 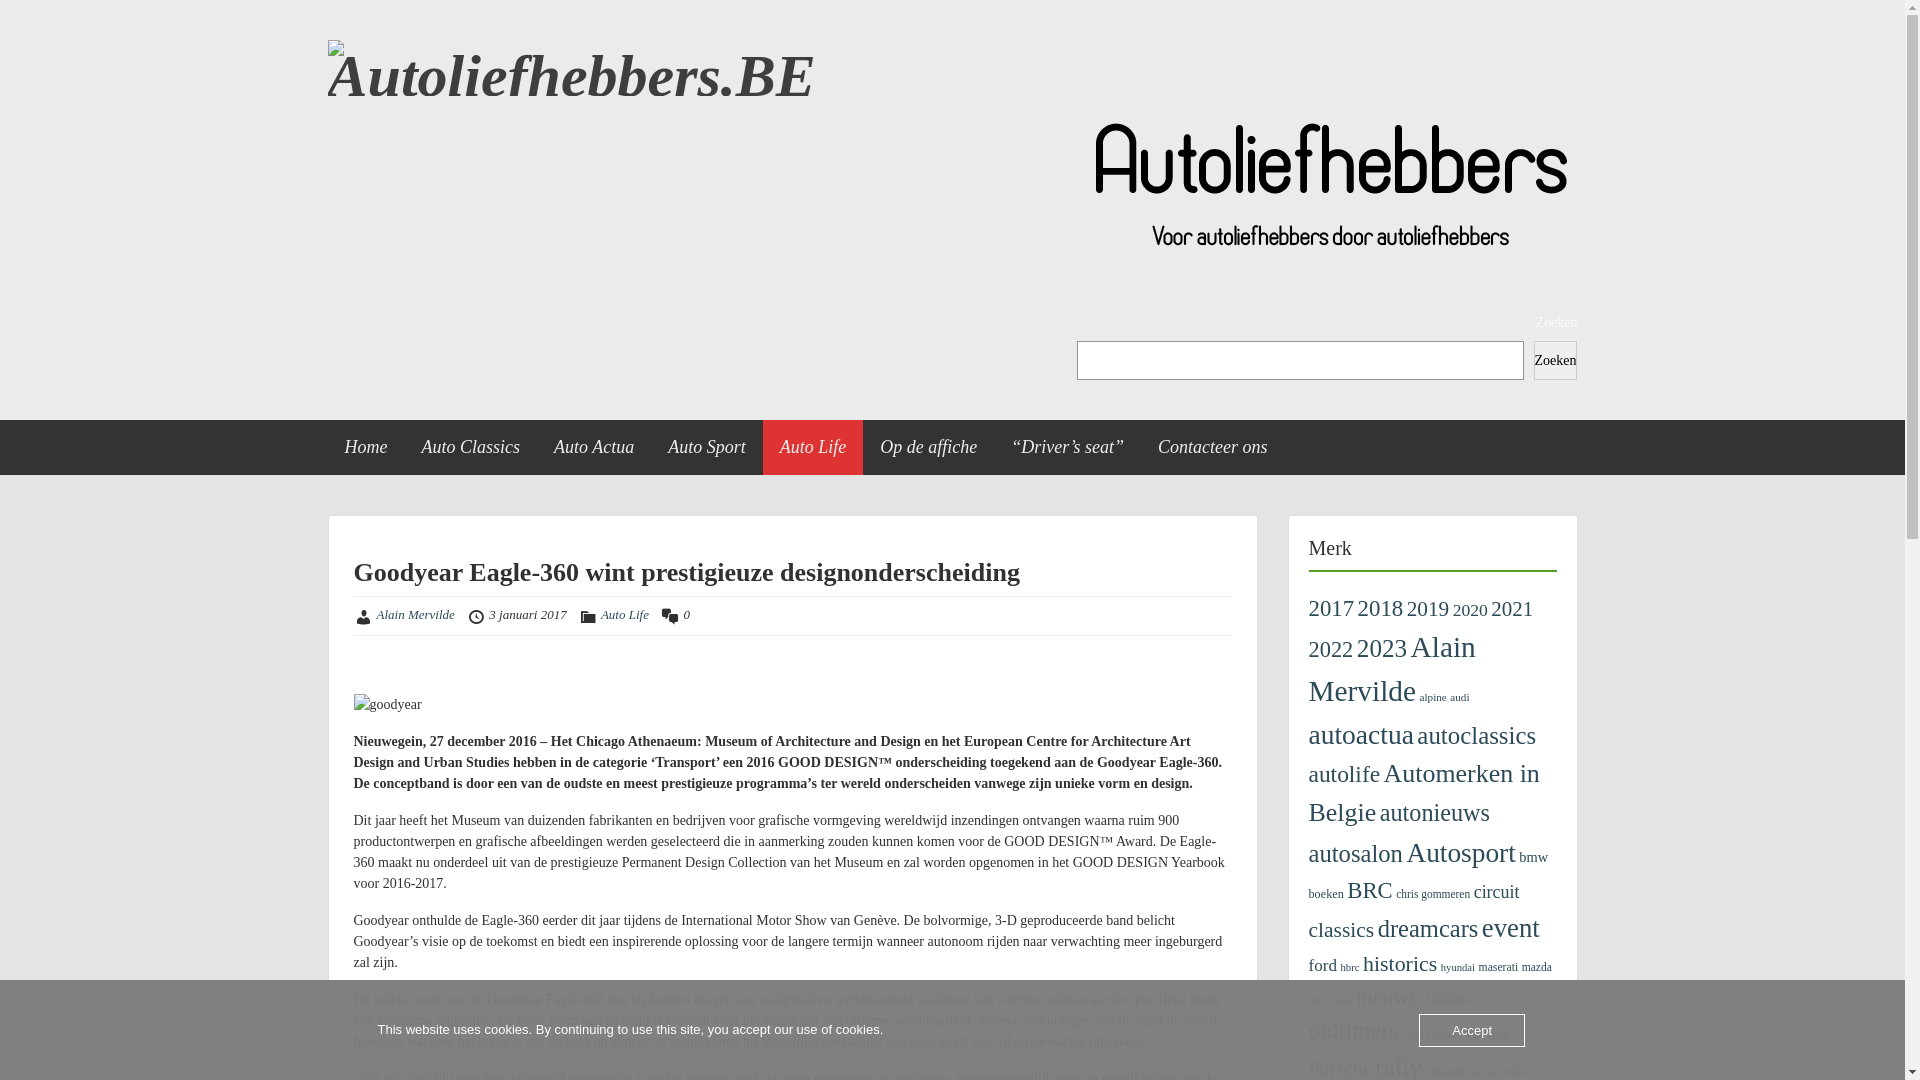 What do you see at coordinates (1344, 773) in the screenshot?
I see `'autolife'` at bounding box center [1344, 773].